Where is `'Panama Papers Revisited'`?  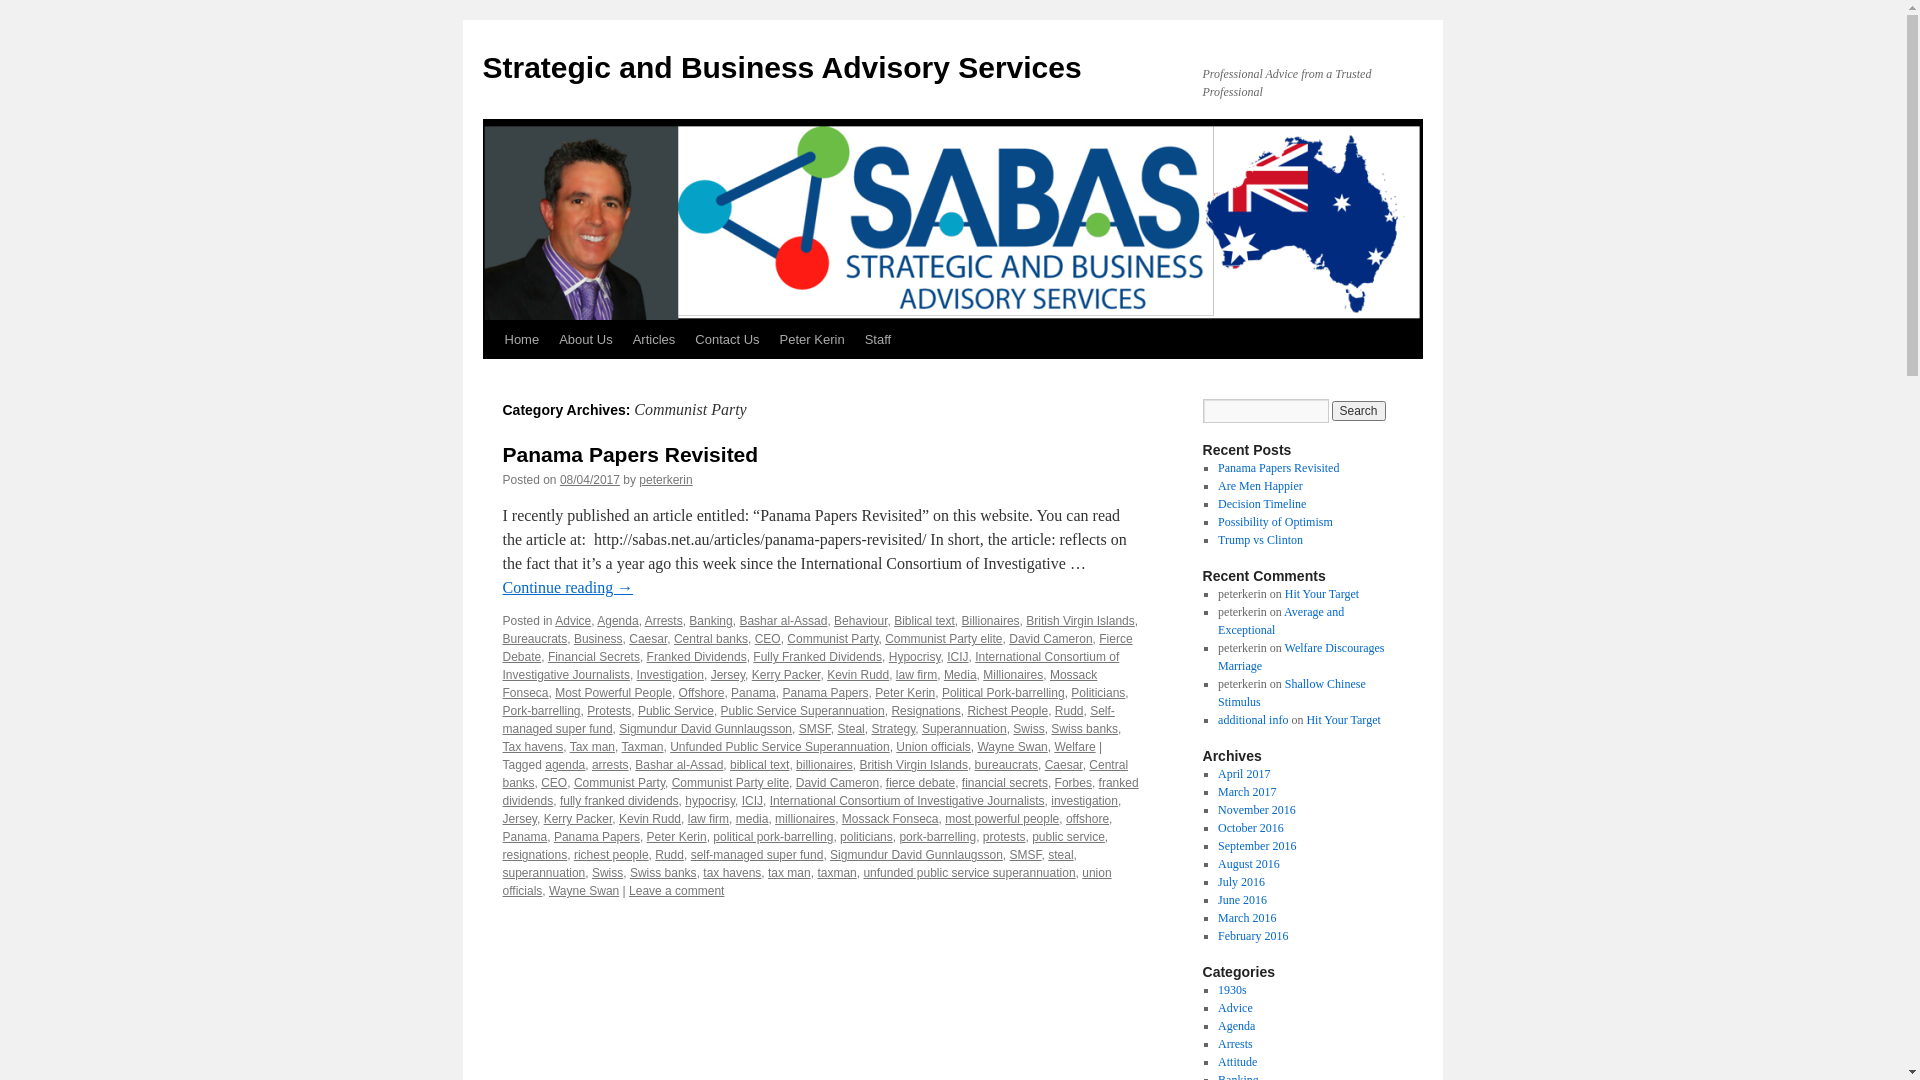
'Panama Papers Revisited' is located at coordinates (1217, 467).